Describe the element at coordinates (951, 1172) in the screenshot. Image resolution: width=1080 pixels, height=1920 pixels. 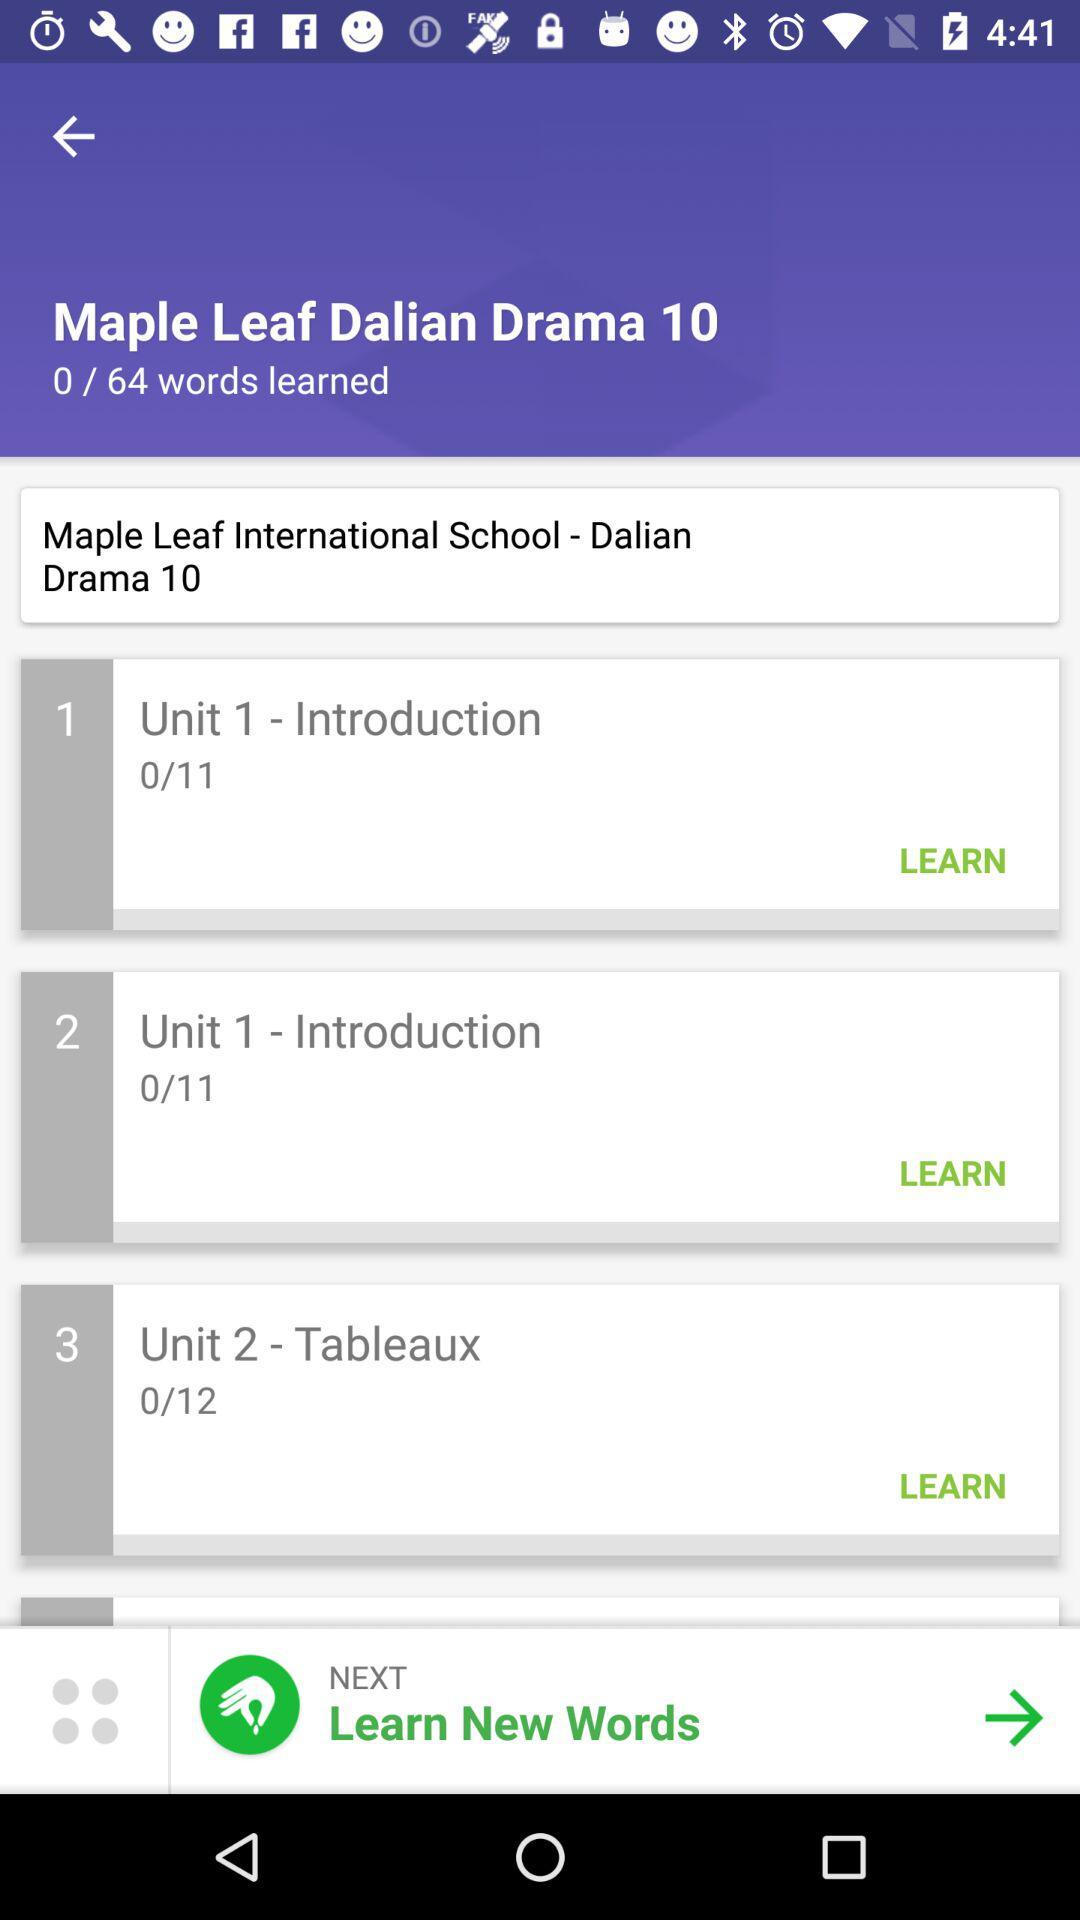
I see `the second learn` at that location.